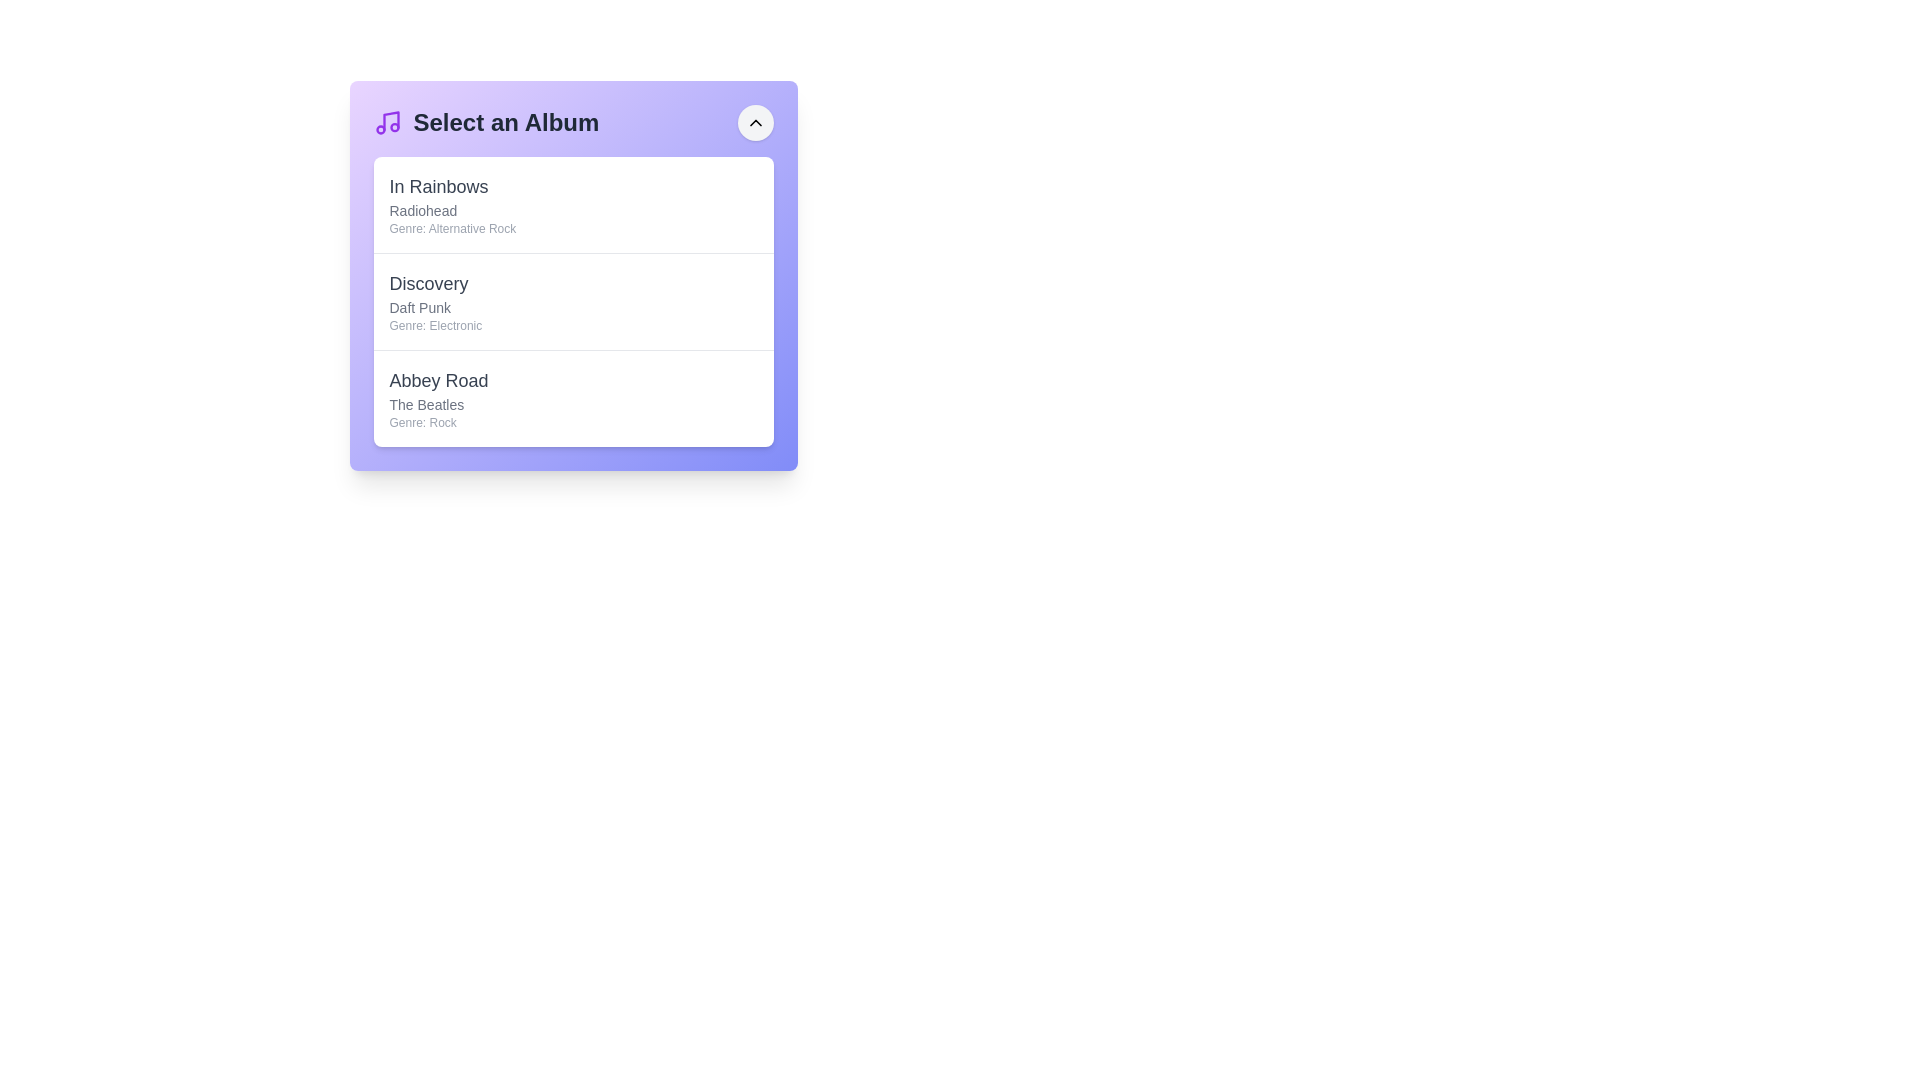 This screenshot has width=1920, height=1080. Describe the element at coordinates (434, 284) in the screenshot. I see `the text label representing the title of the second album entry in the list, which is located directly above the subtitle 'Daft Punk'` at that location.